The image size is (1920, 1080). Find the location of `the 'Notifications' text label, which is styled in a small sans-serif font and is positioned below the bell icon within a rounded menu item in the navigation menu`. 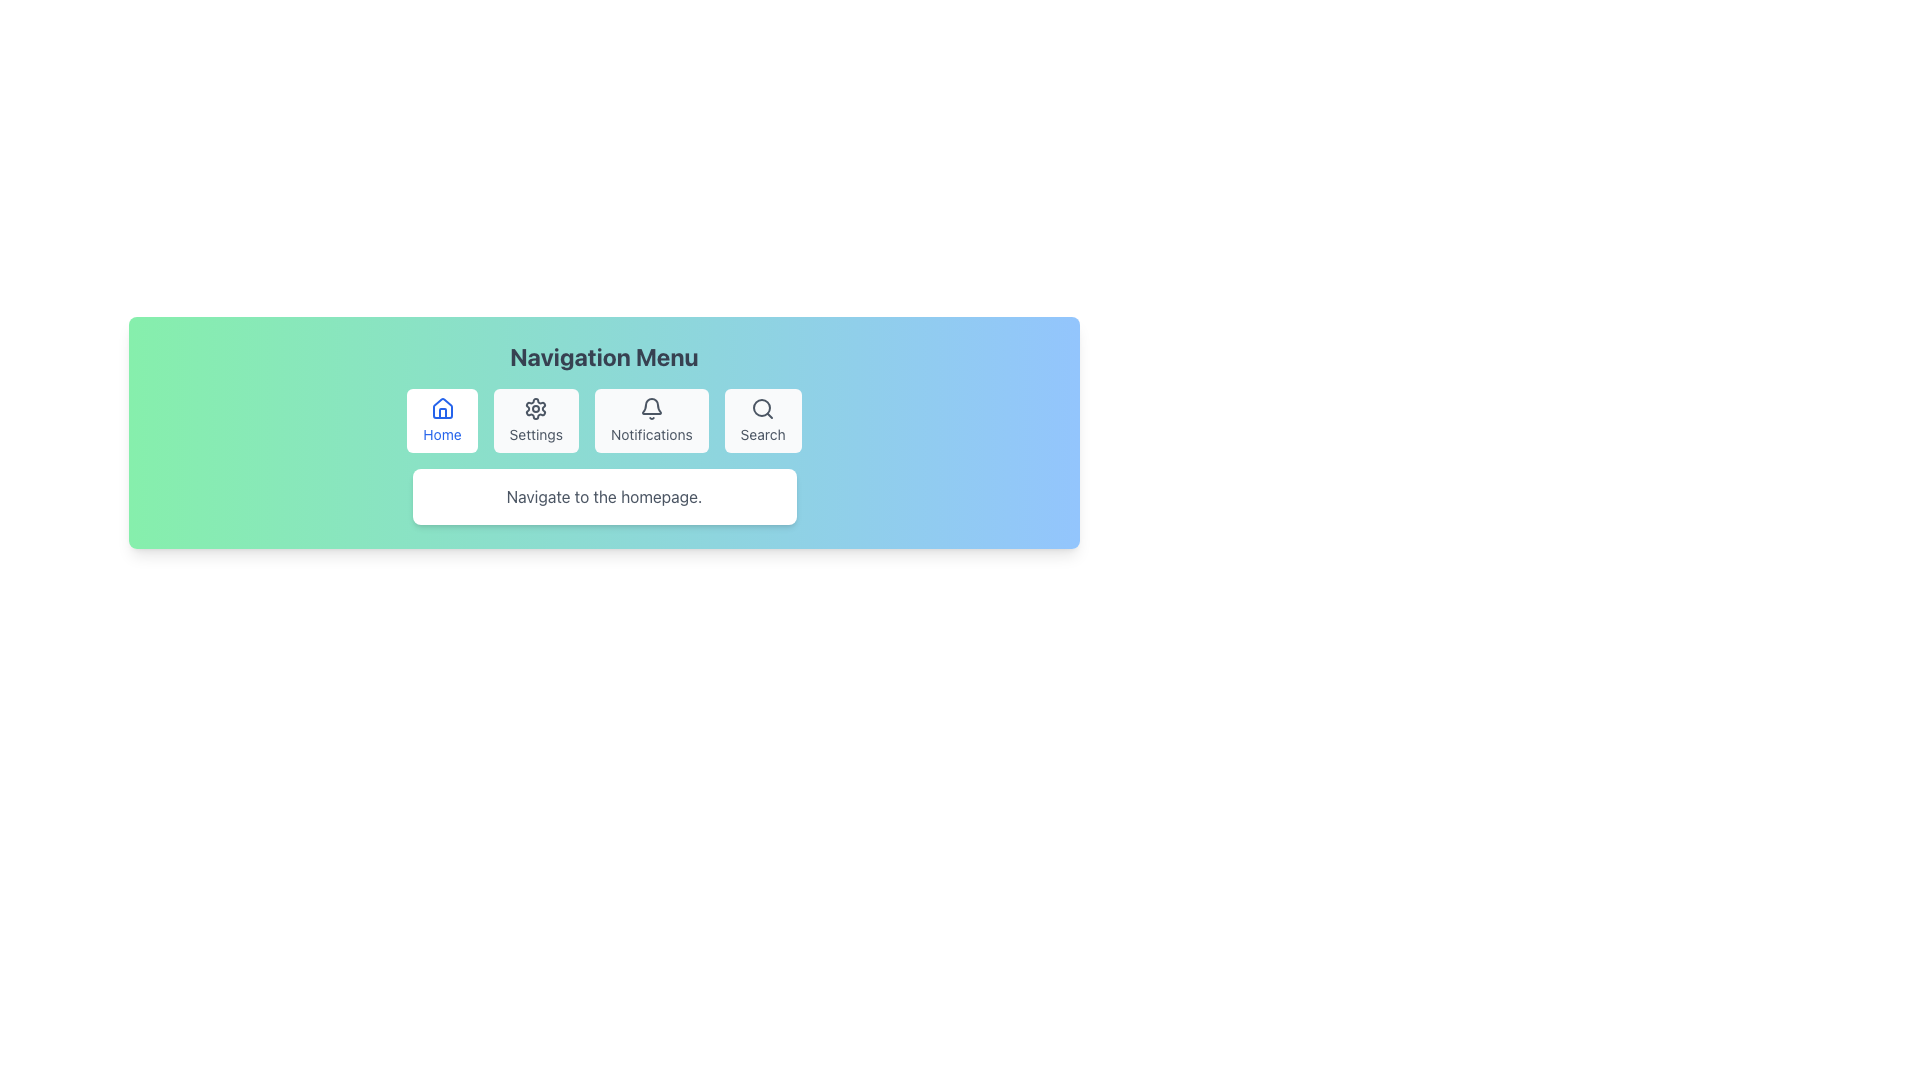

the 'Notifications' text label, which is styled in a small sans-serif font and is positioned below the bell icon within a rounded menu item in the navigation menu is located at coordinates (651, 434).